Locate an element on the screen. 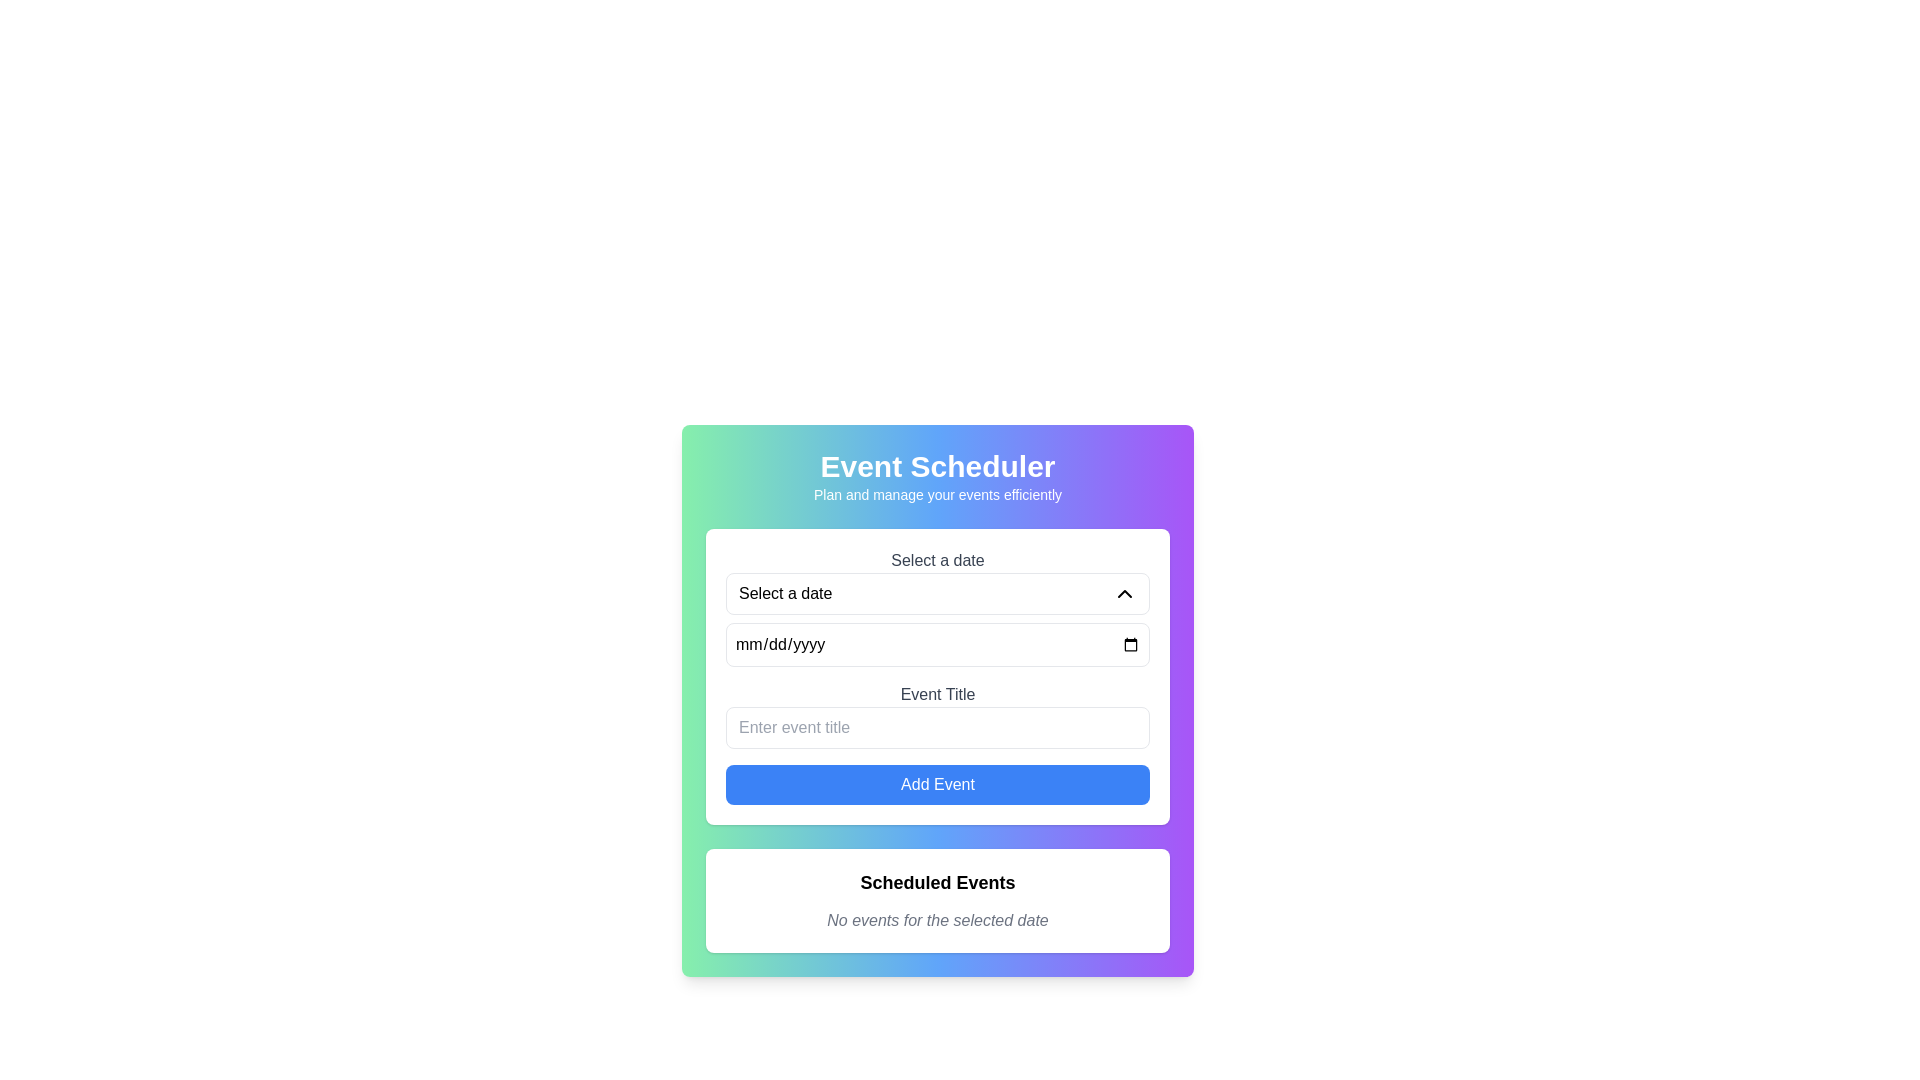  the italicized static text that reads 'No events for the selected date', which is located below the heading 'Scheduled Events' in the 'Scheduled Events' section is located at coordinates (936, 921).